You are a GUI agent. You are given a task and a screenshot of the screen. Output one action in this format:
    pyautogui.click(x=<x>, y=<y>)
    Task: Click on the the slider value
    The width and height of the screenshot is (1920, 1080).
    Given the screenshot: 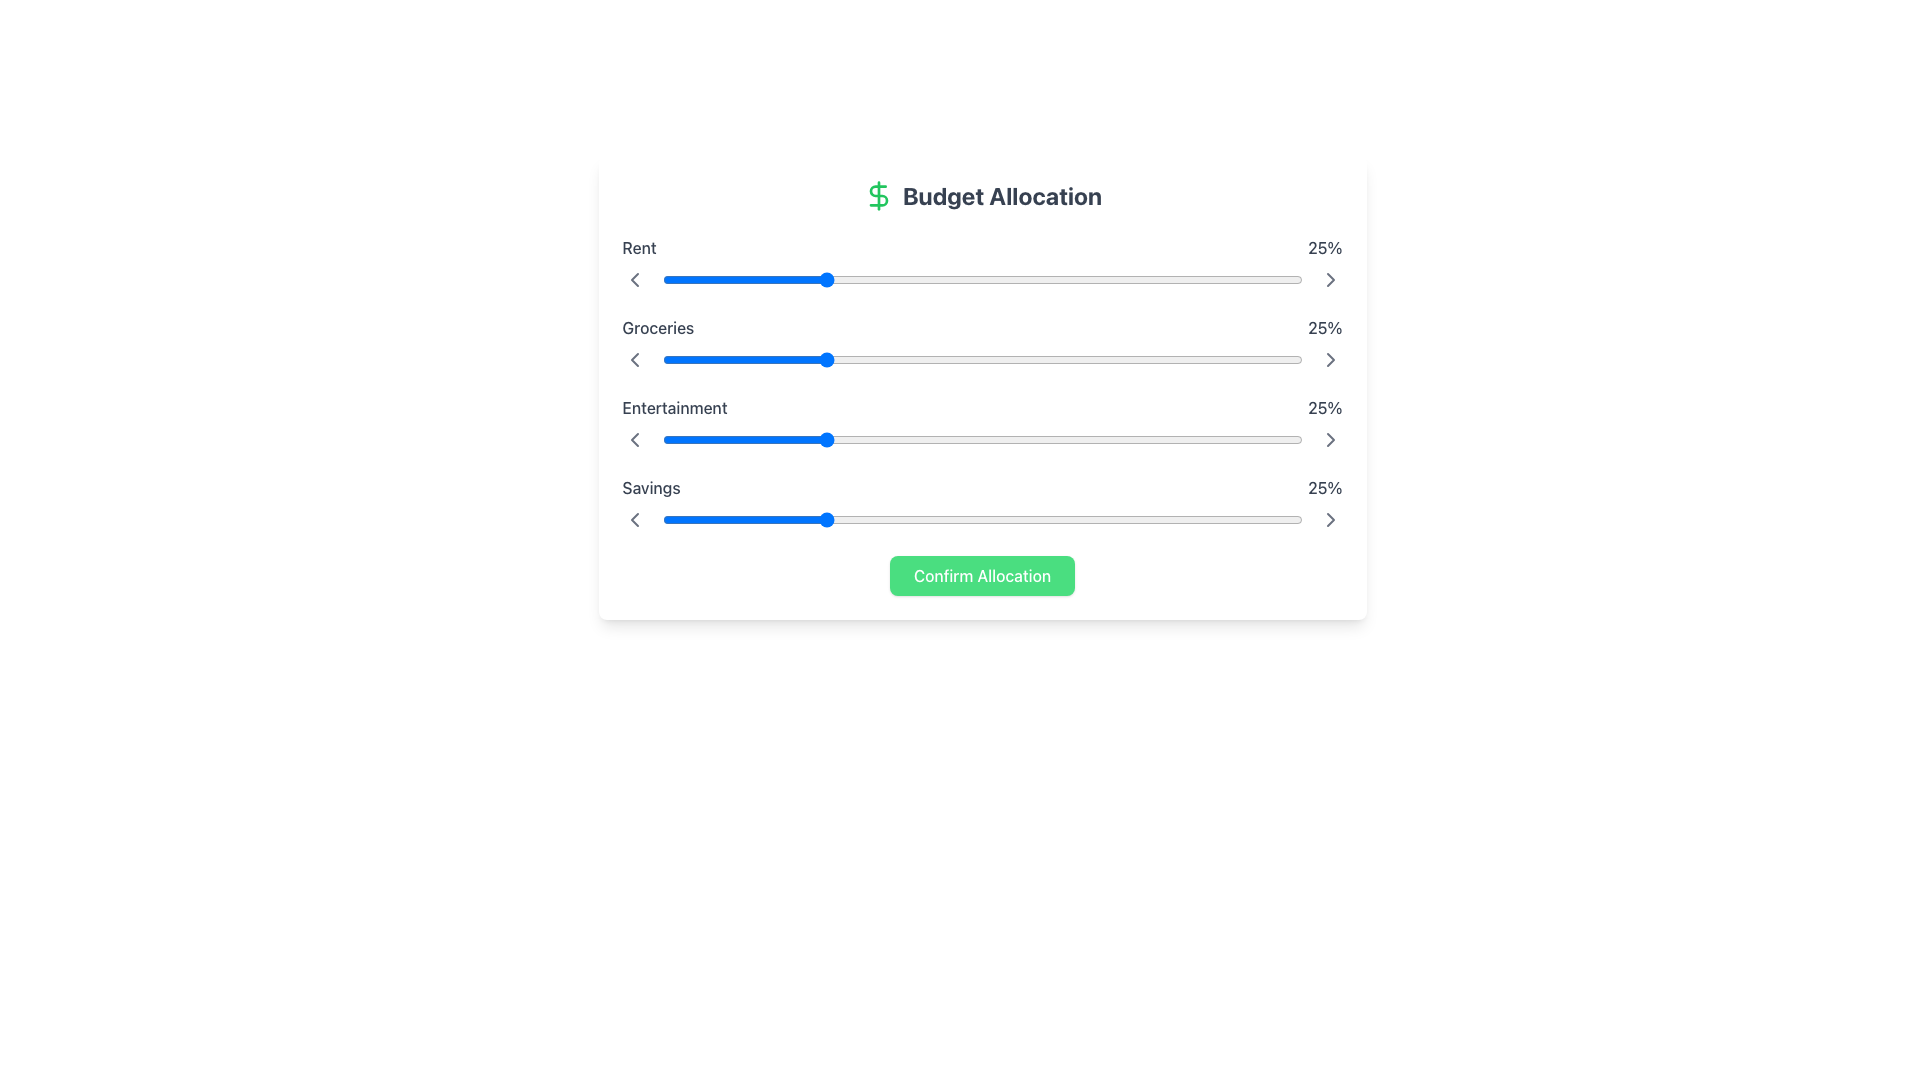 What is the action you would take?
    pyautogui.click(x=1033, y=519)
    